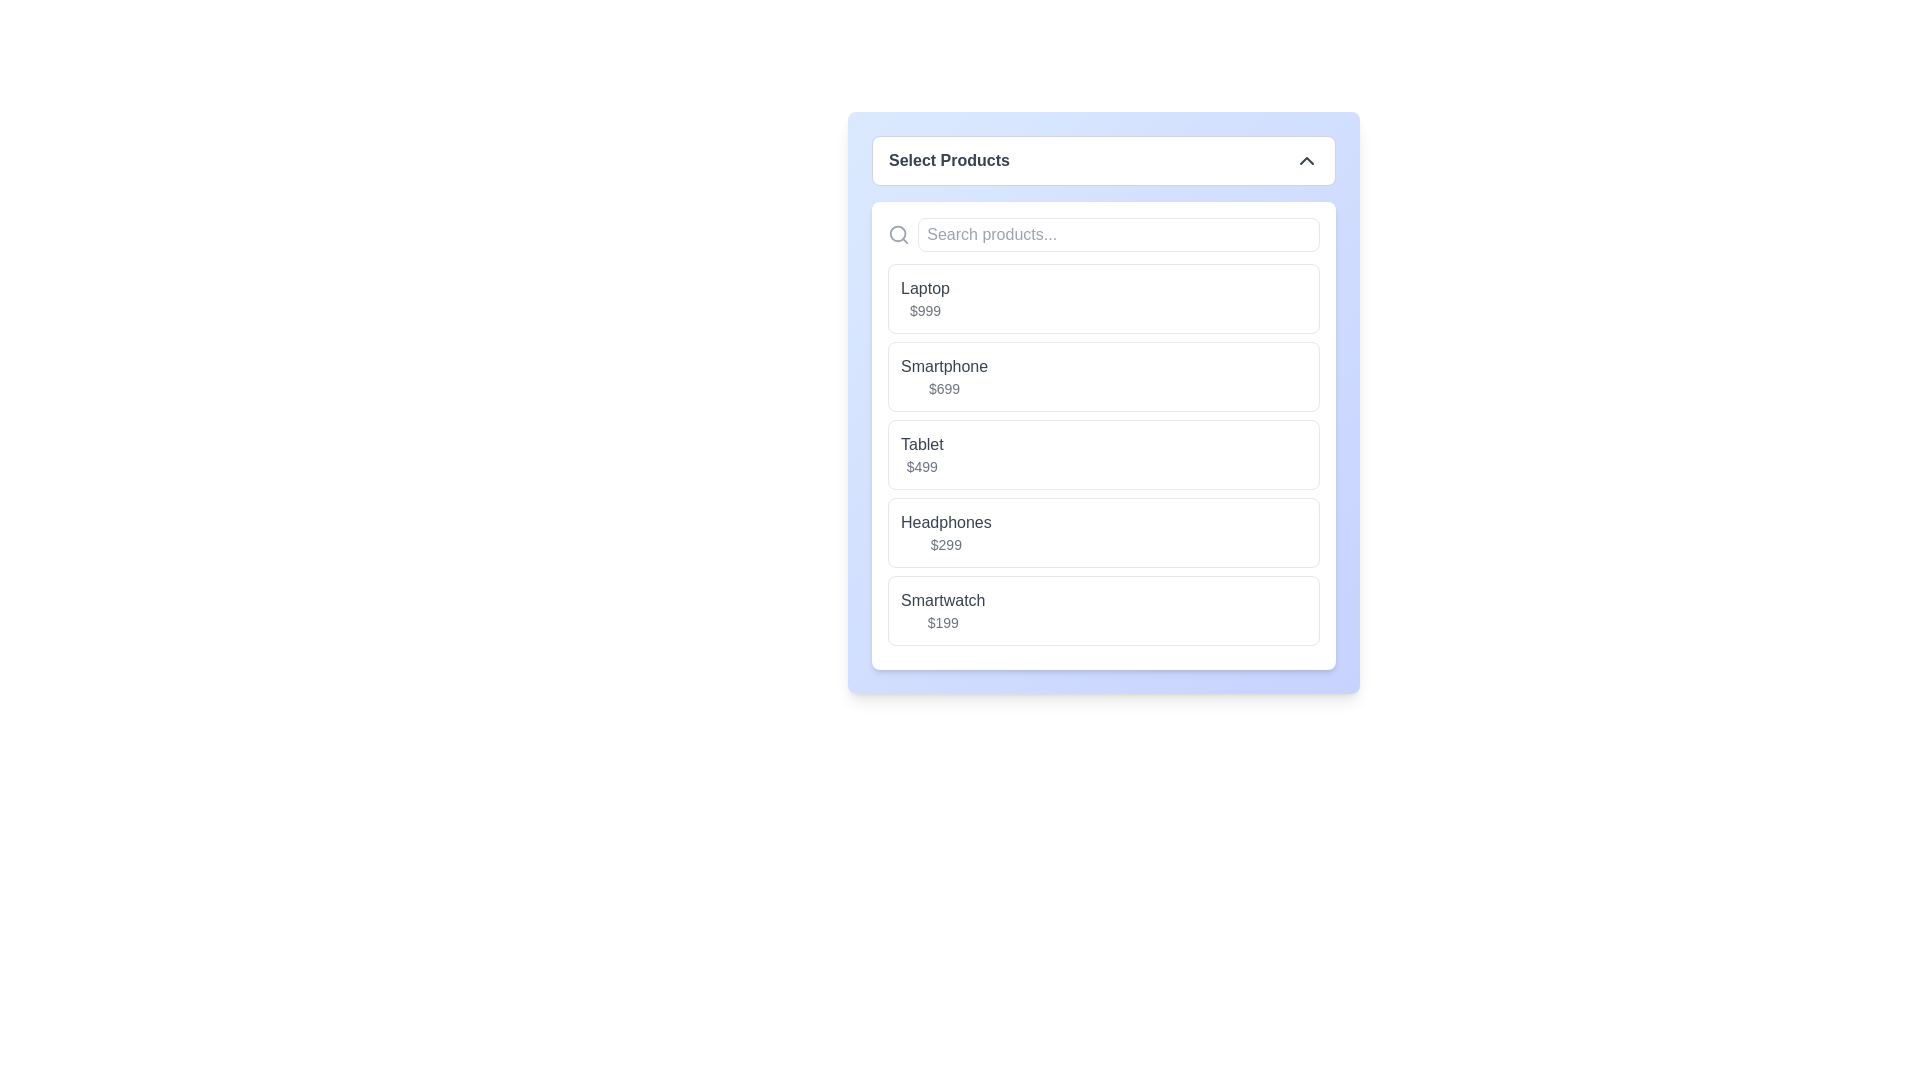  Describe the element at coordinates (942, 622) in the screenshot. I see `the price content displayed in the text element showing '$199' located below the 'Smartwatch' label in the product list` at that location.